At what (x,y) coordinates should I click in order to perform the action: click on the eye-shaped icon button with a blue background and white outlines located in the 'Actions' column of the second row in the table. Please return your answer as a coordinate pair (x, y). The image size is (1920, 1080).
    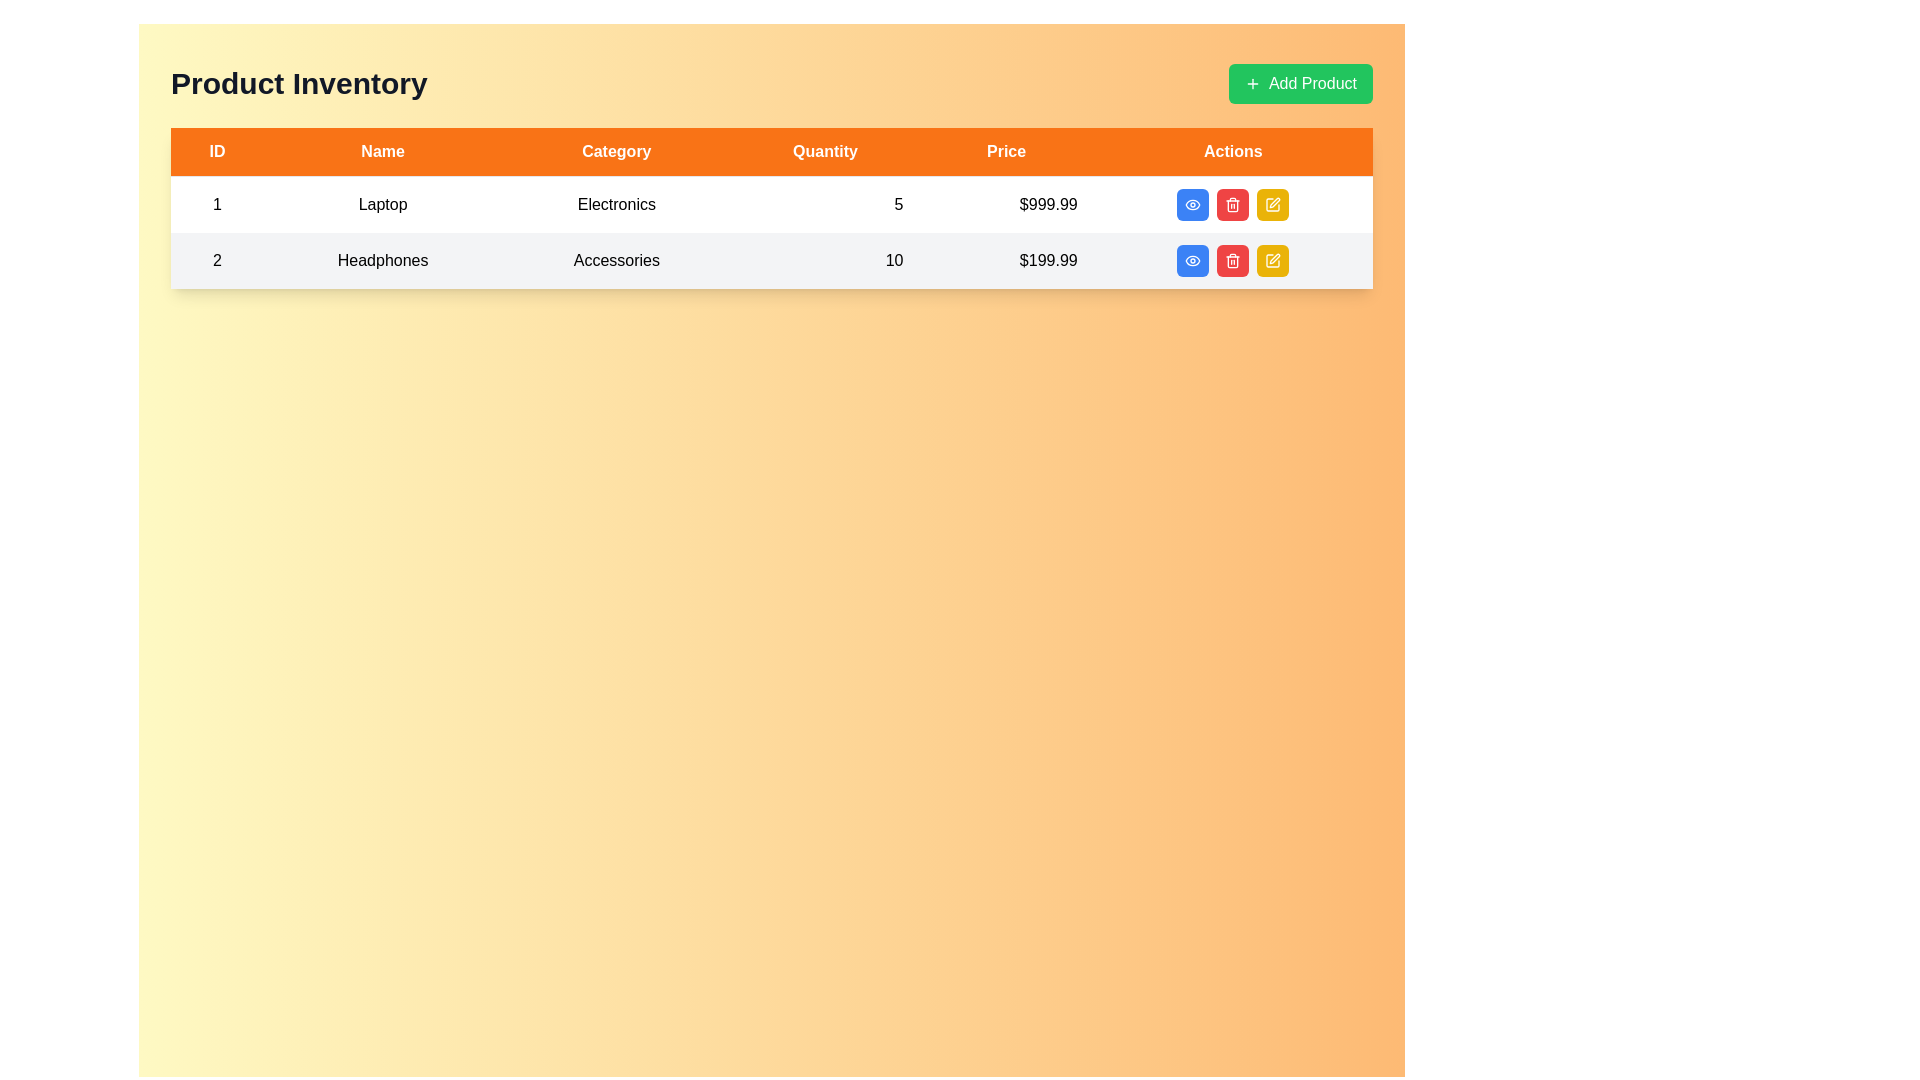
    Looking at the image, I should click on (1193, 204).